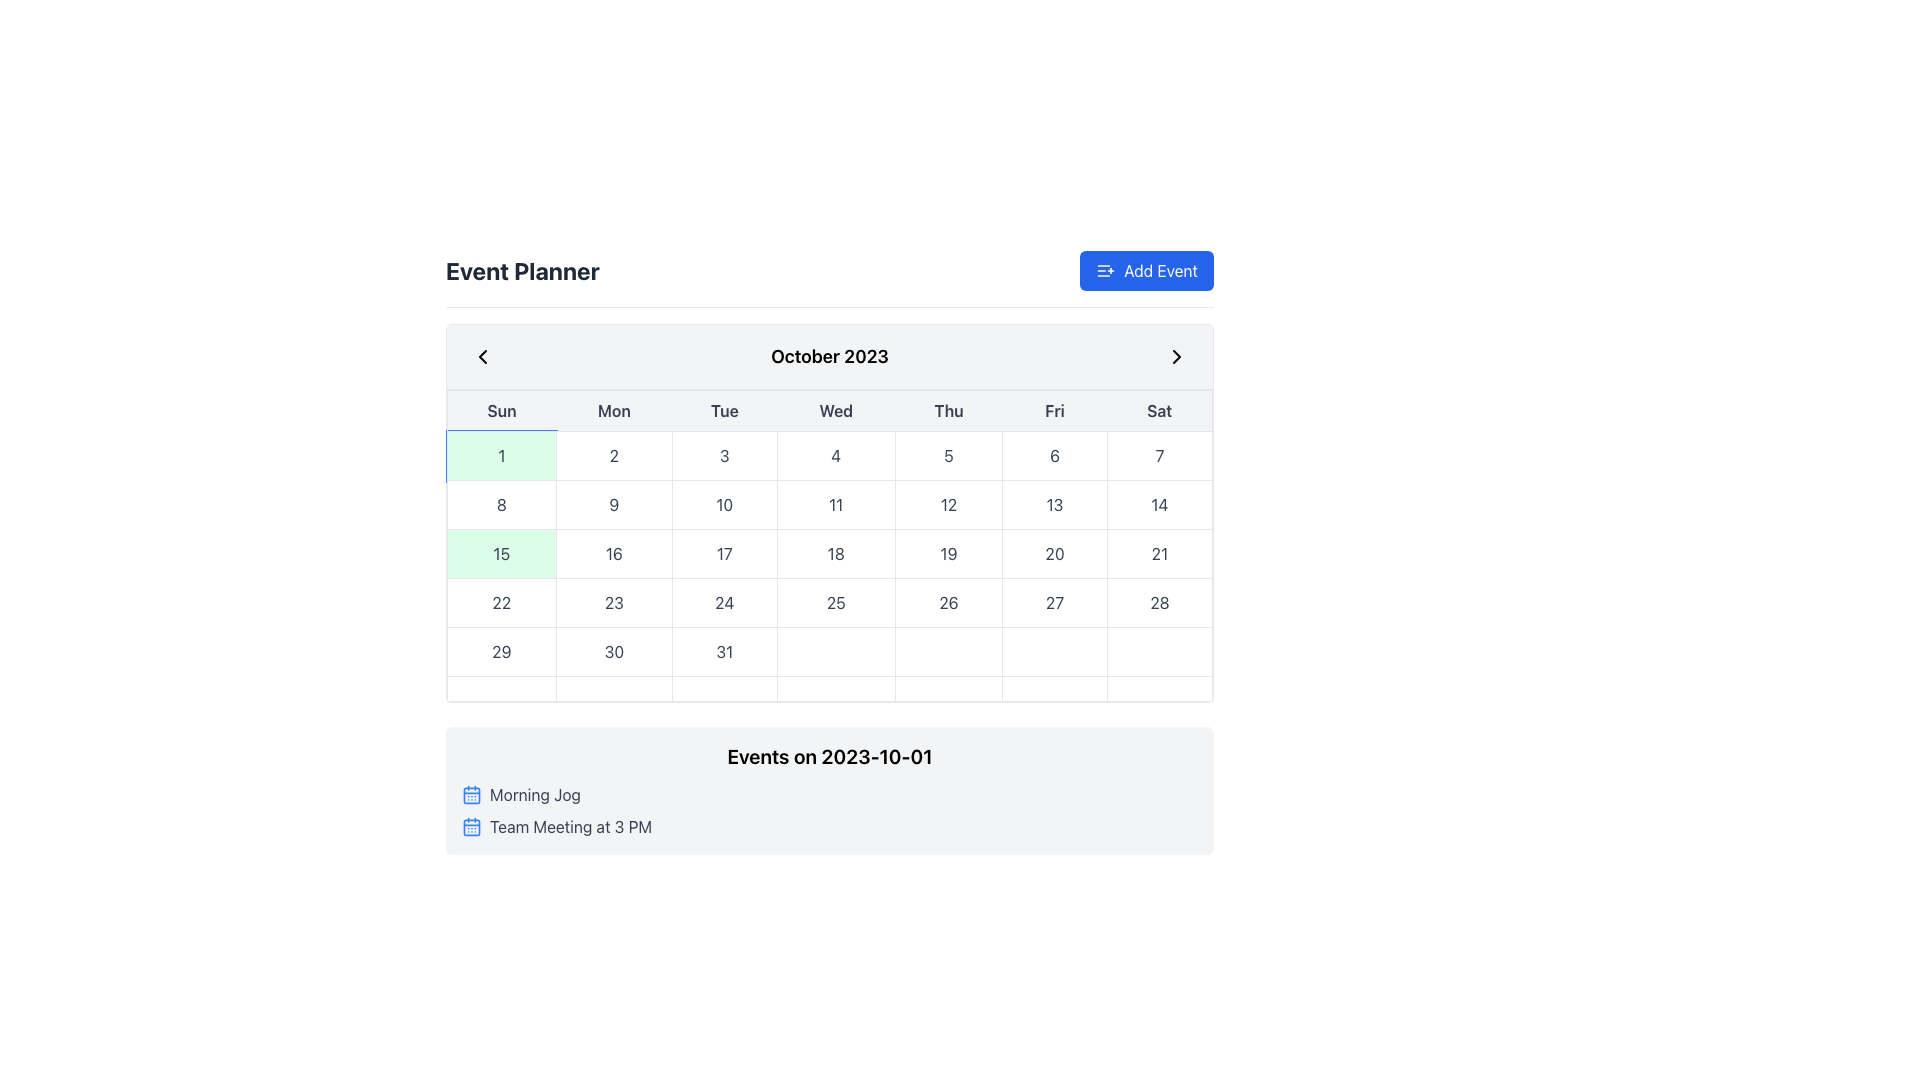 The width and height of the screenshot is (1920, 1080). I want to click on the Text Cell containing the date '4' in the Calendar Grid Layout for October 2023, located under the 'Wed' column, so click(830, 455).